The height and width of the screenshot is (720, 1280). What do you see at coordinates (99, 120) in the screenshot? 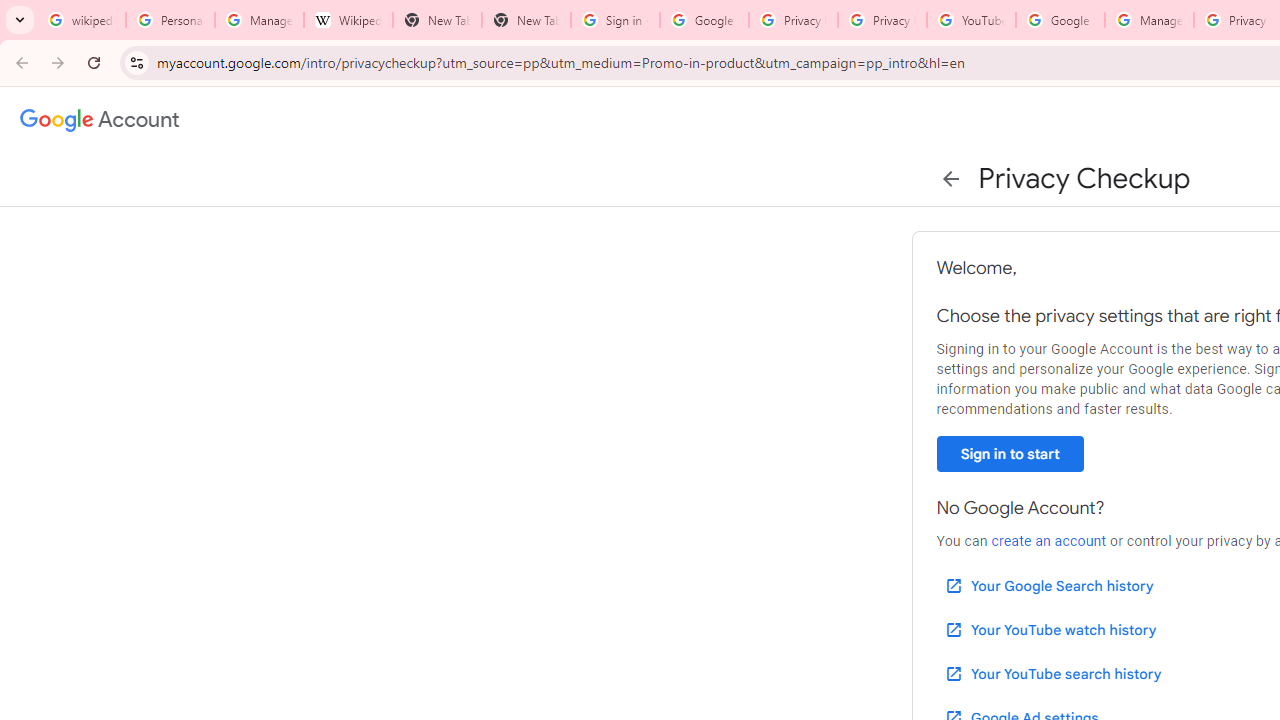
I see `'Google Account settings'` at bounding box center [99, 120].